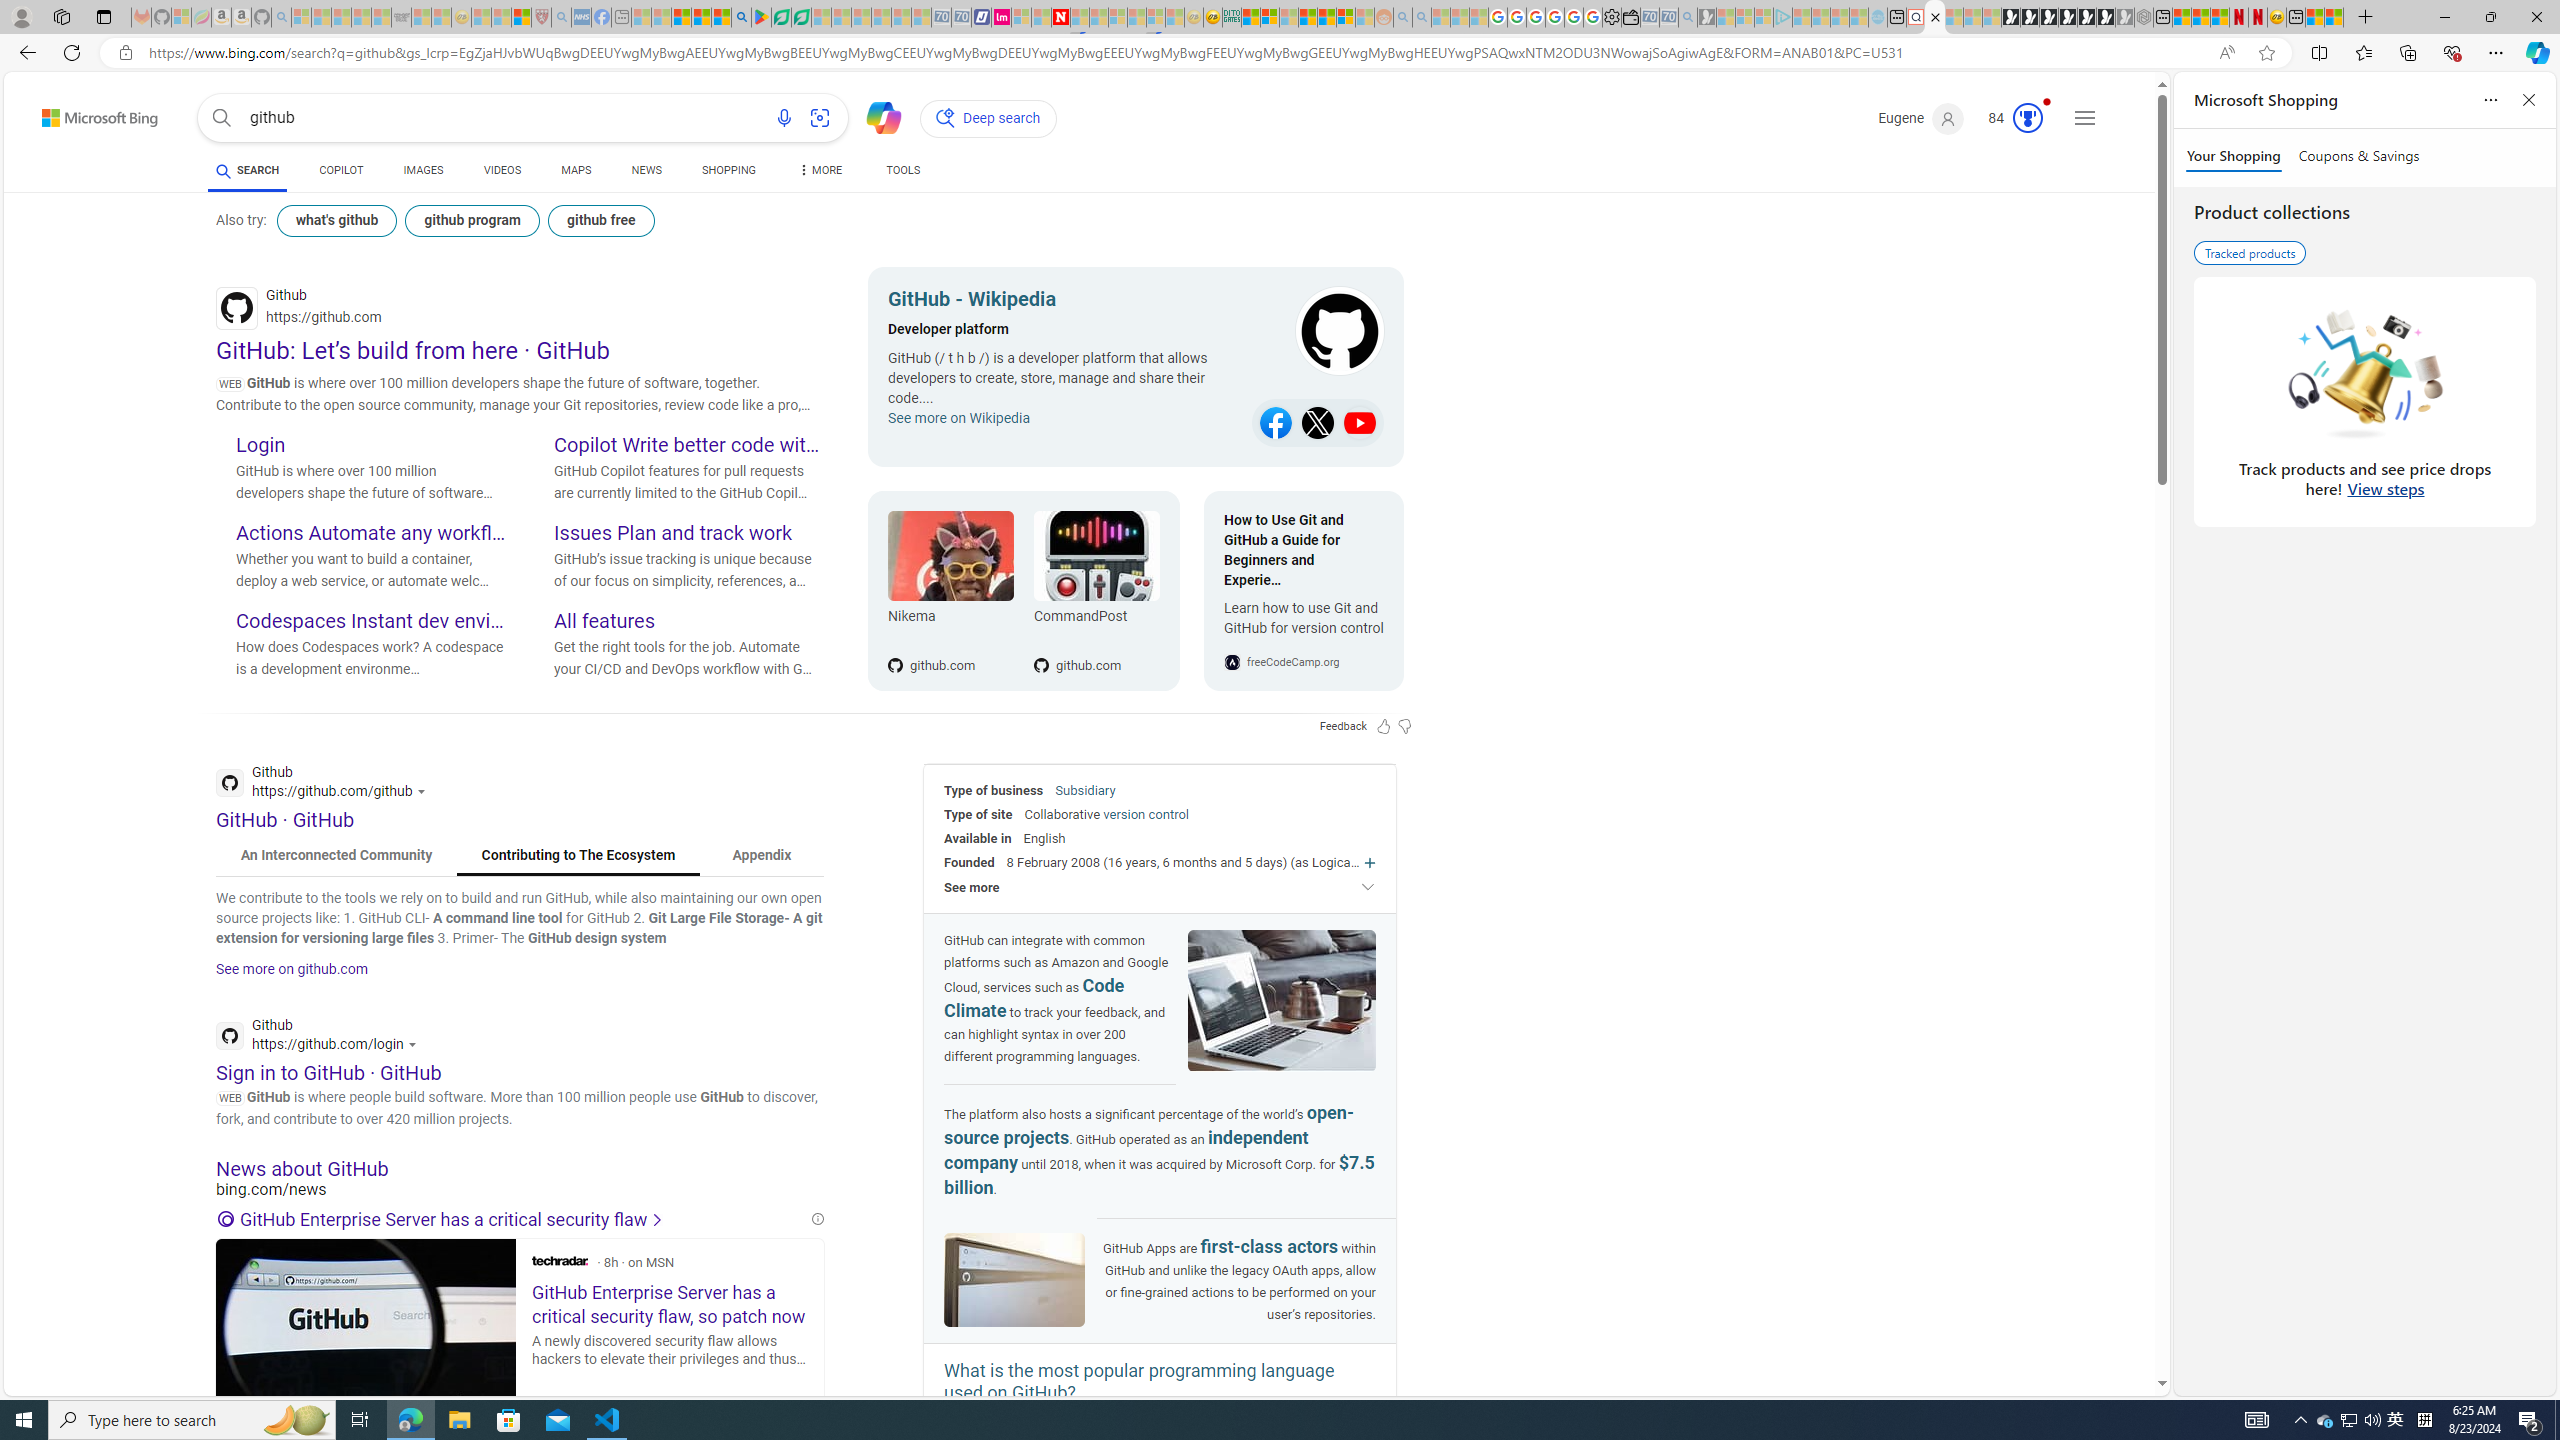  I want to click on 'Class: b_wdblk', so click(1320, 332).